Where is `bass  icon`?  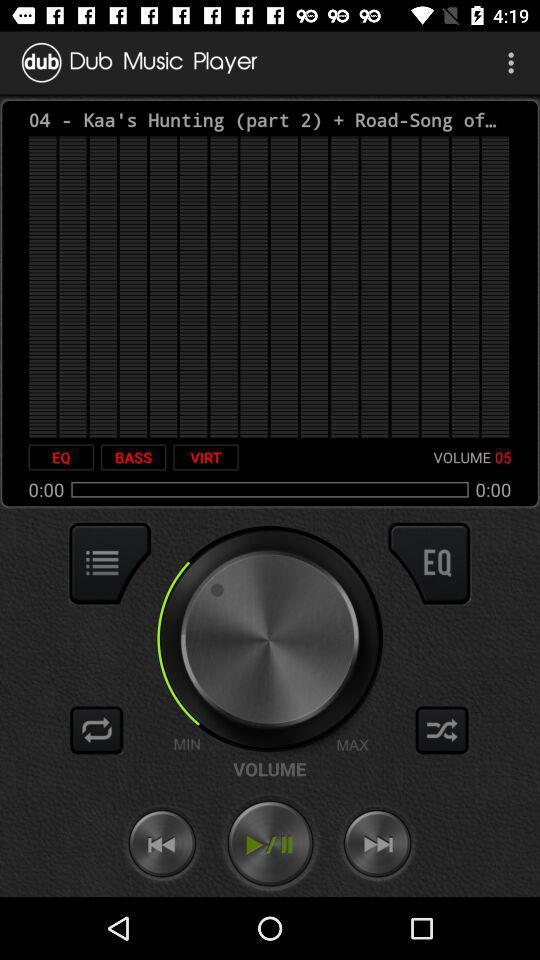
bass  icon is located at coordinates (133, 457).